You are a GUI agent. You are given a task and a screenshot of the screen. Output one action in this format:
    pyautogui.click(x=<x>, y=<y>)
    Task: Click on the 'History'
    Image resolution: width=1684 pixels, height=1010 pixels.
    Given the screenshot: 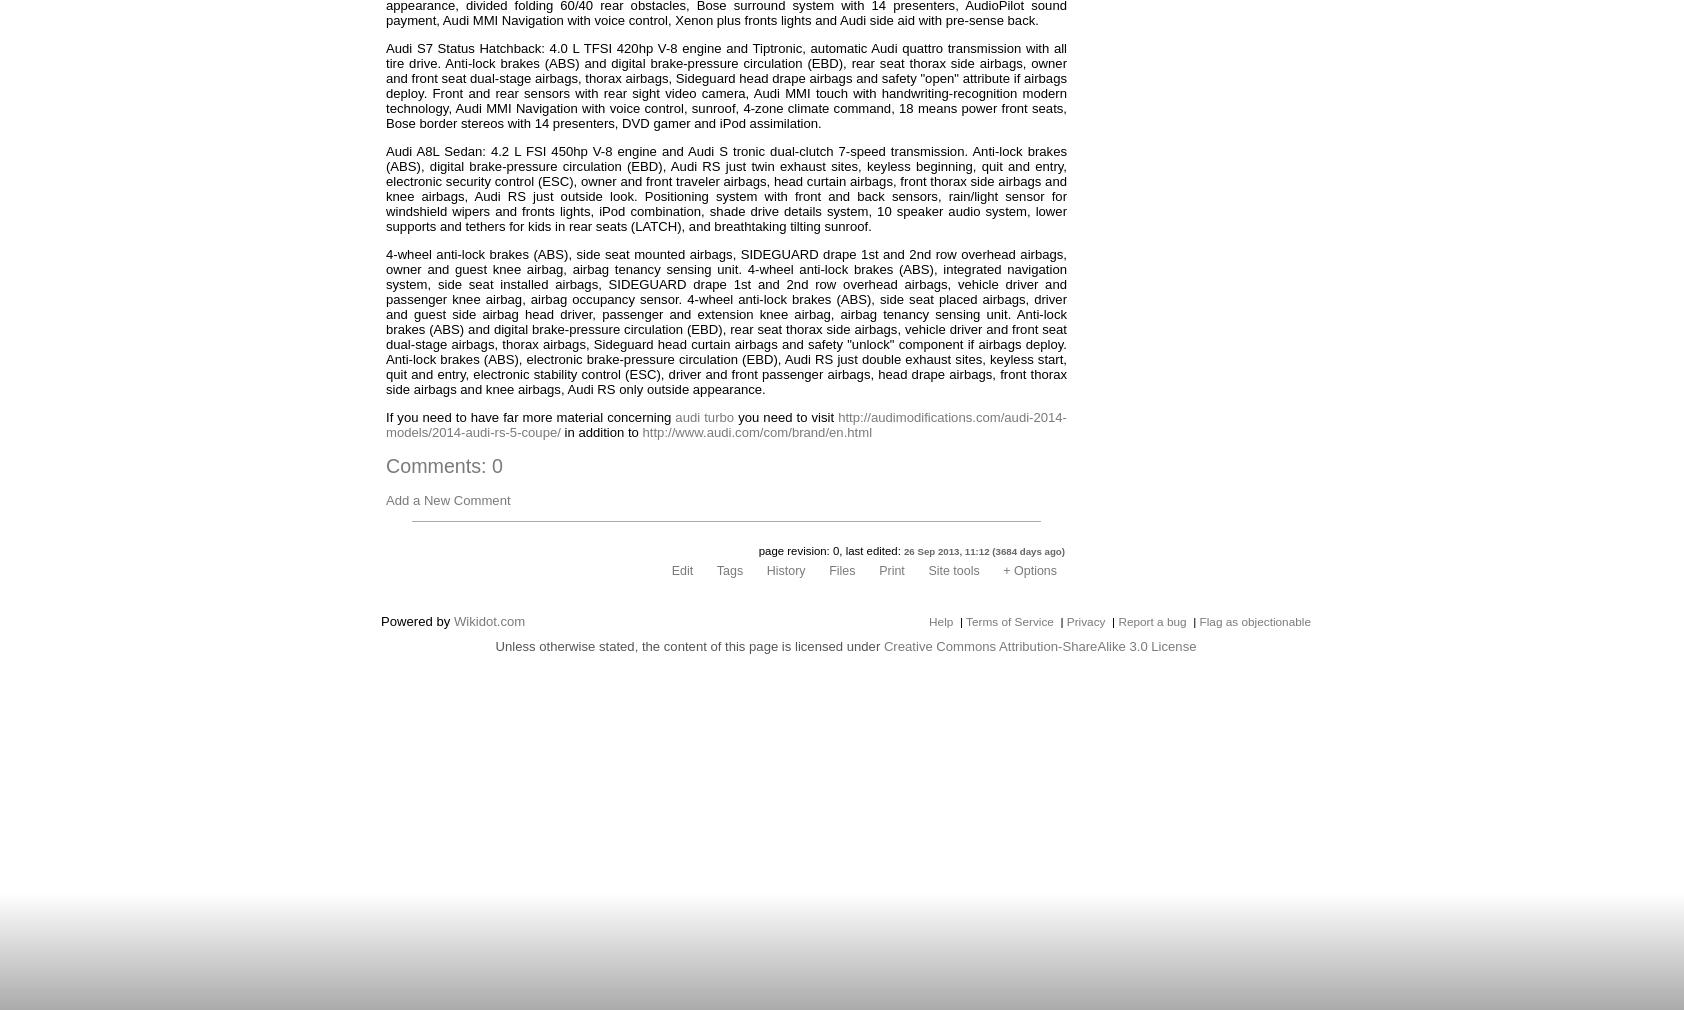 What is the action you would take?
    pyautogui.click(x=785, y=569)
    